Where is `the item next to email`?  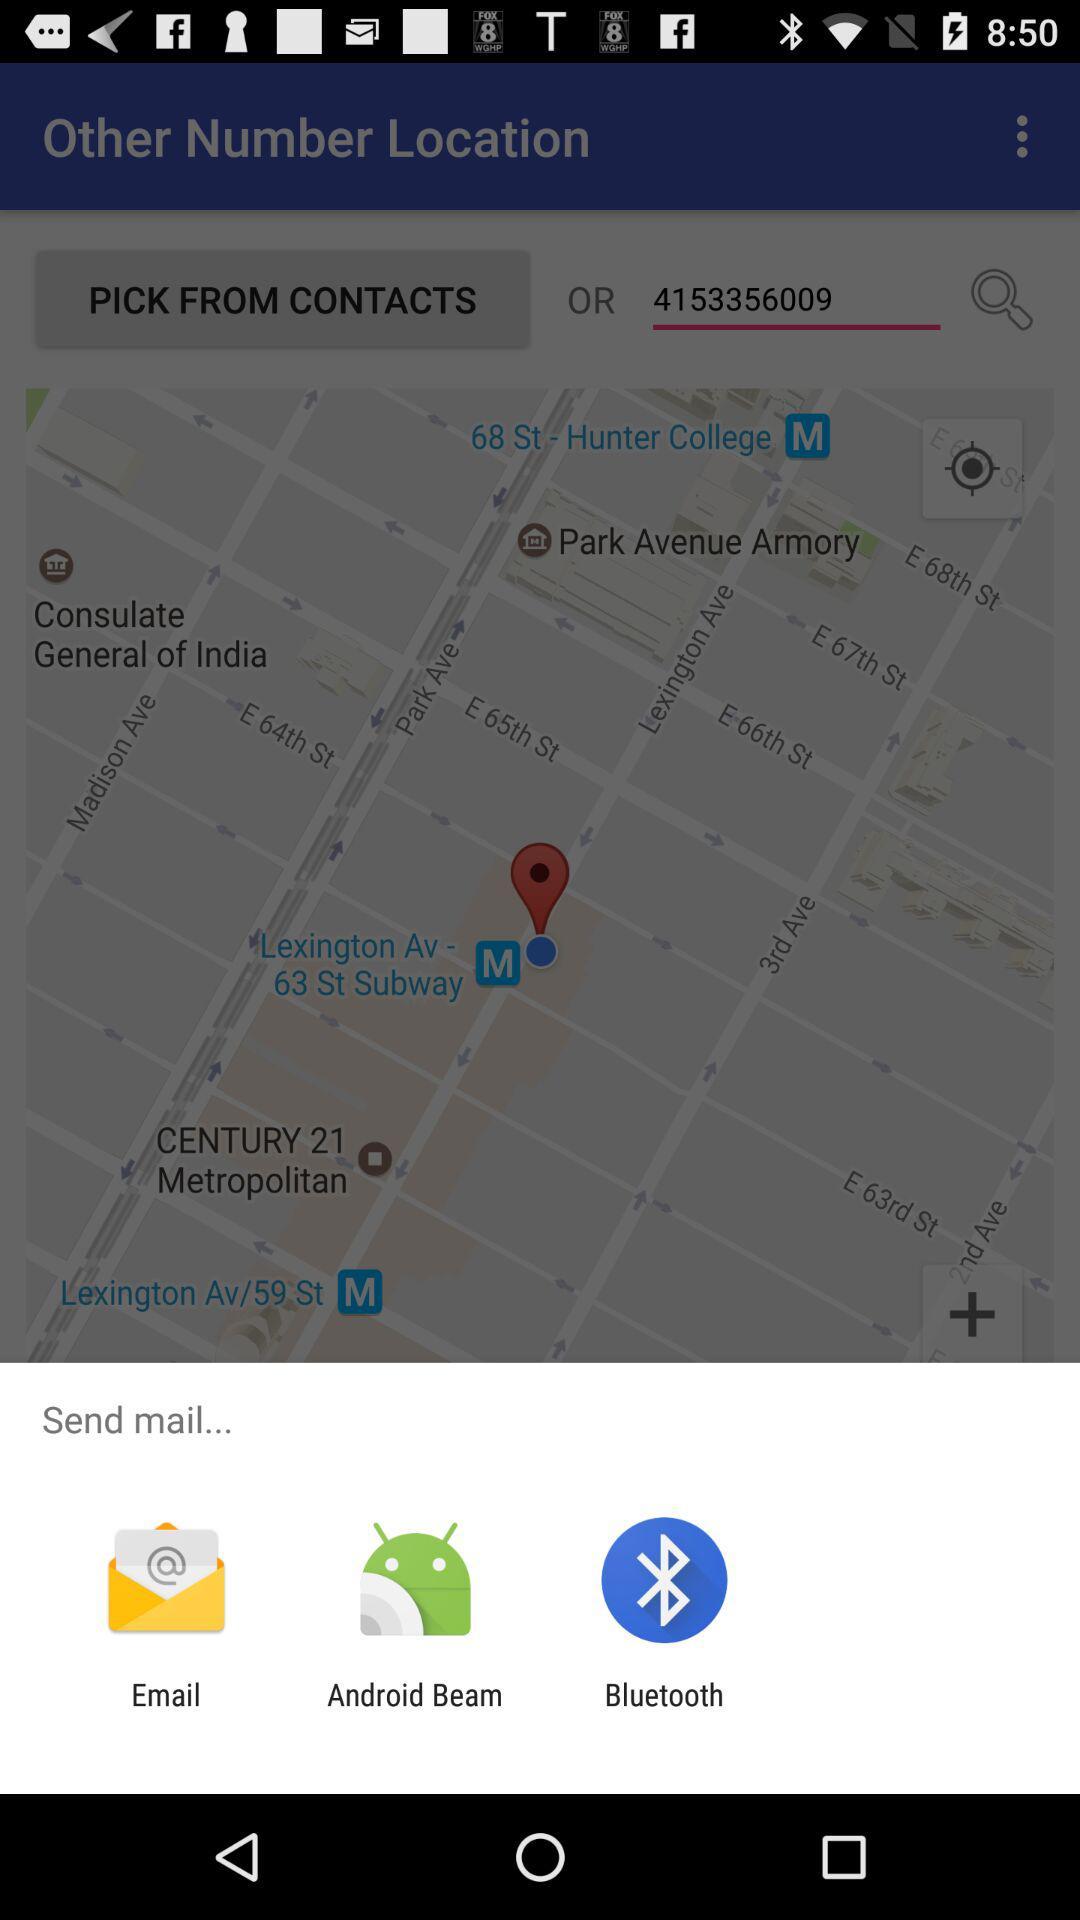
the item next to email is located at coordinates (414, 1711).